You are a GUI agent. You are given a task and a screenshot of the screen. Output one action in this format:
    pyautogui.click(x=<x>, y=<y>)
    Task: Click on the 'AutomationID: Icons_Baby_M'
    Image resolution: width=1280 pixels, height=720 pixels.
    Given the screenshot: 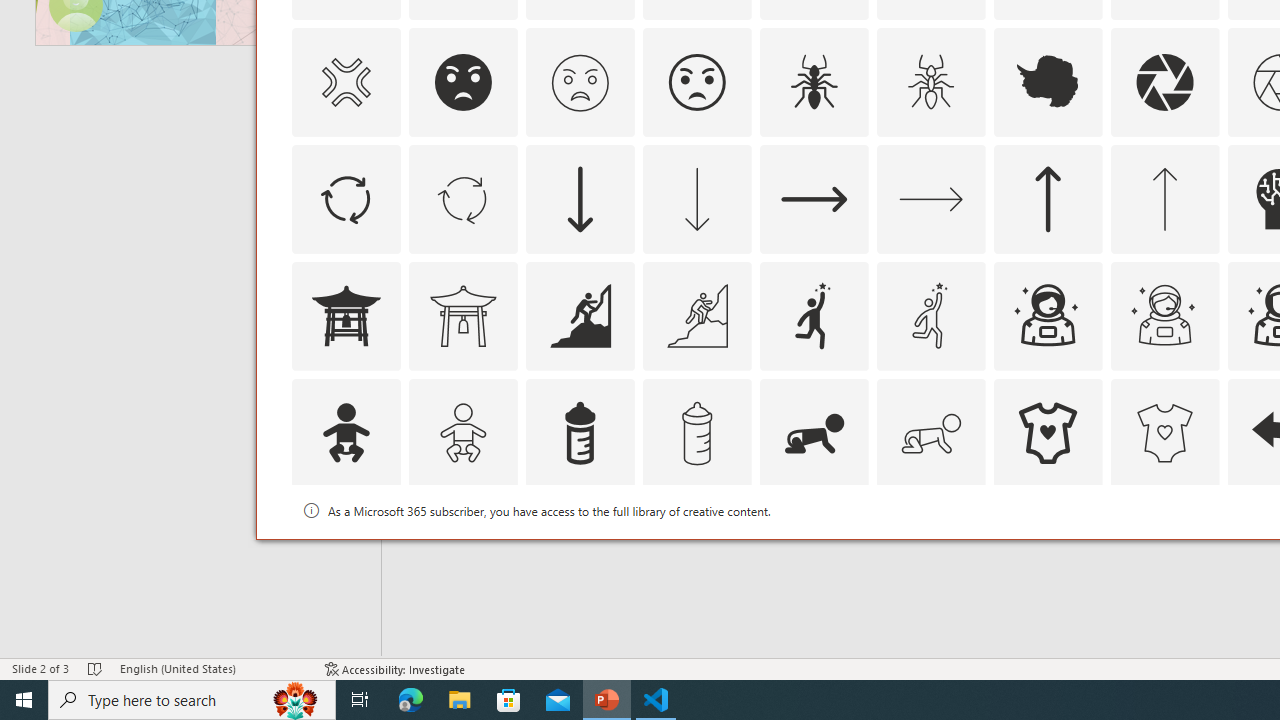 What is the action you would take?
    pyautogui.click(x=462, y=431)
    